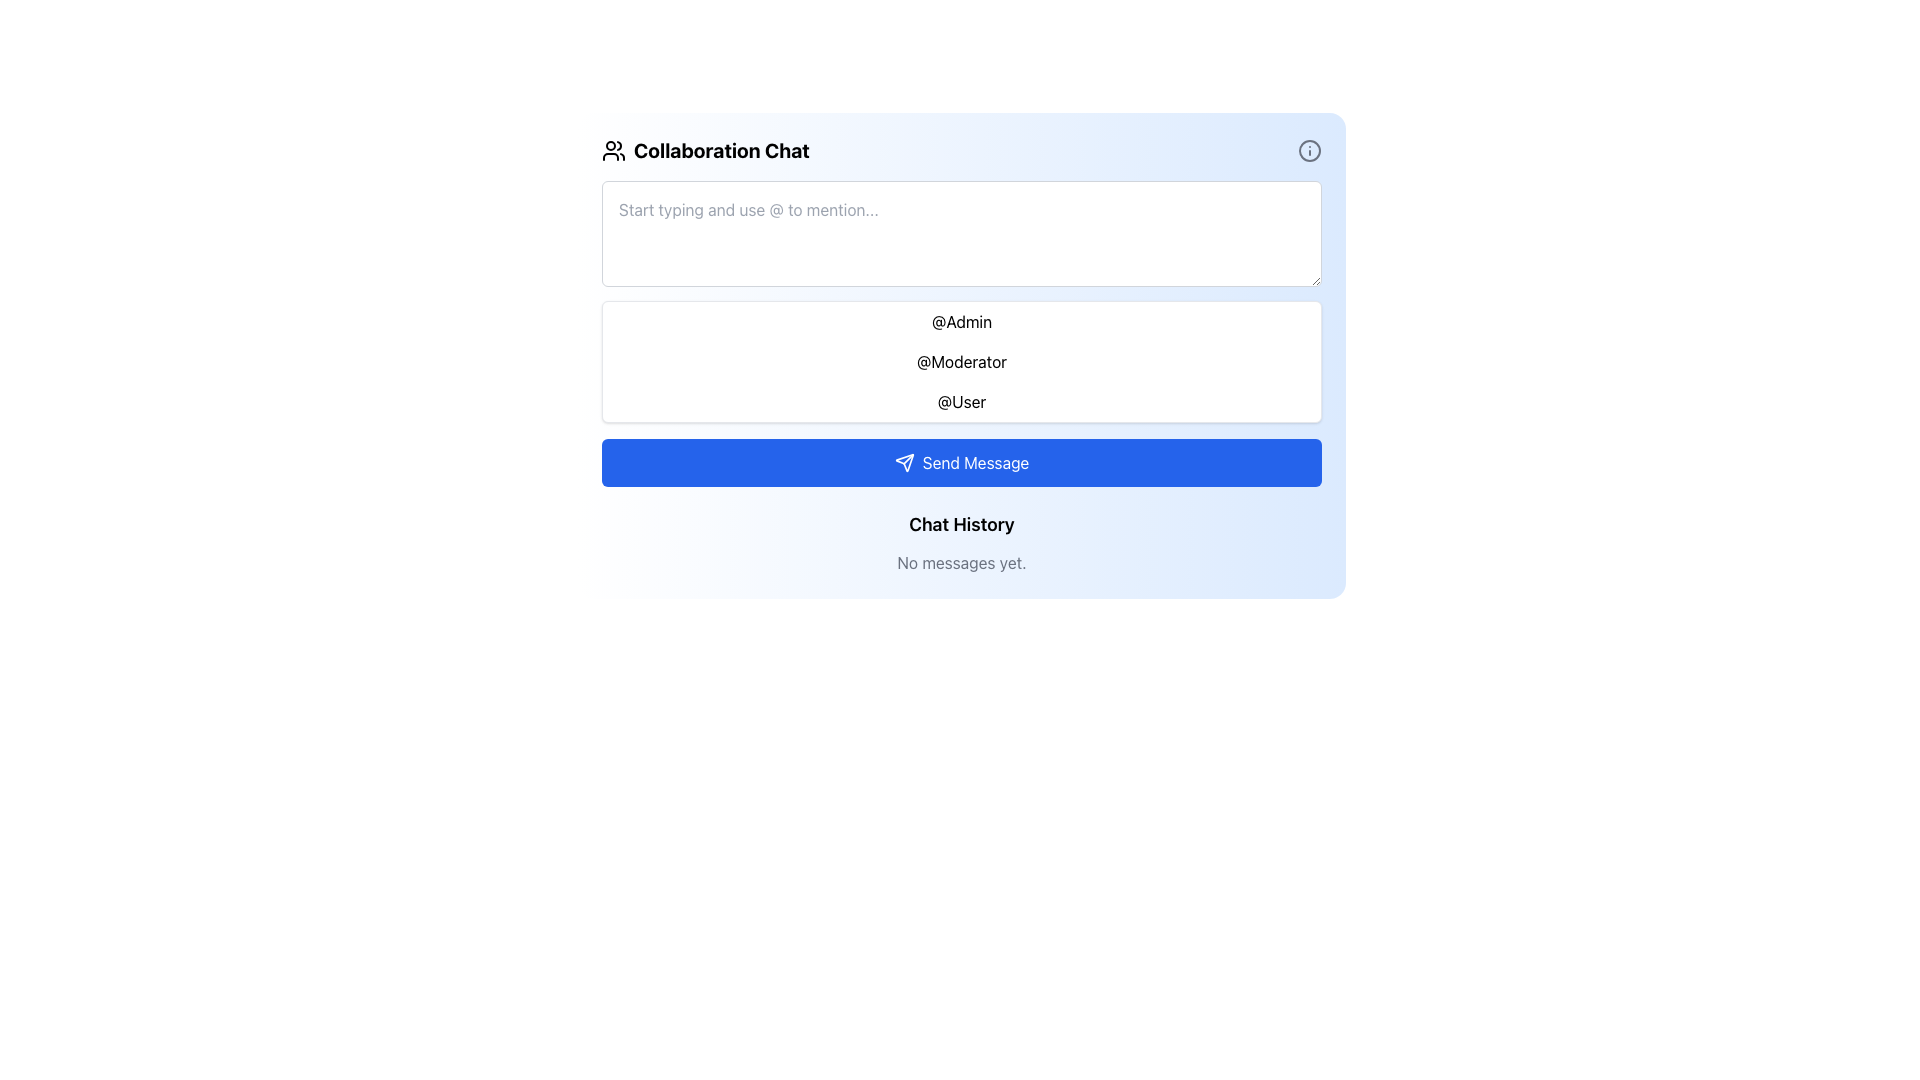  What do you see at coordinates (1310, 149) in the screenshot?
I see `the informational SVG circle located in the top-right corner of the chat interface, adjacent to the input area for typing messages` at bounding box center [1310, 149].